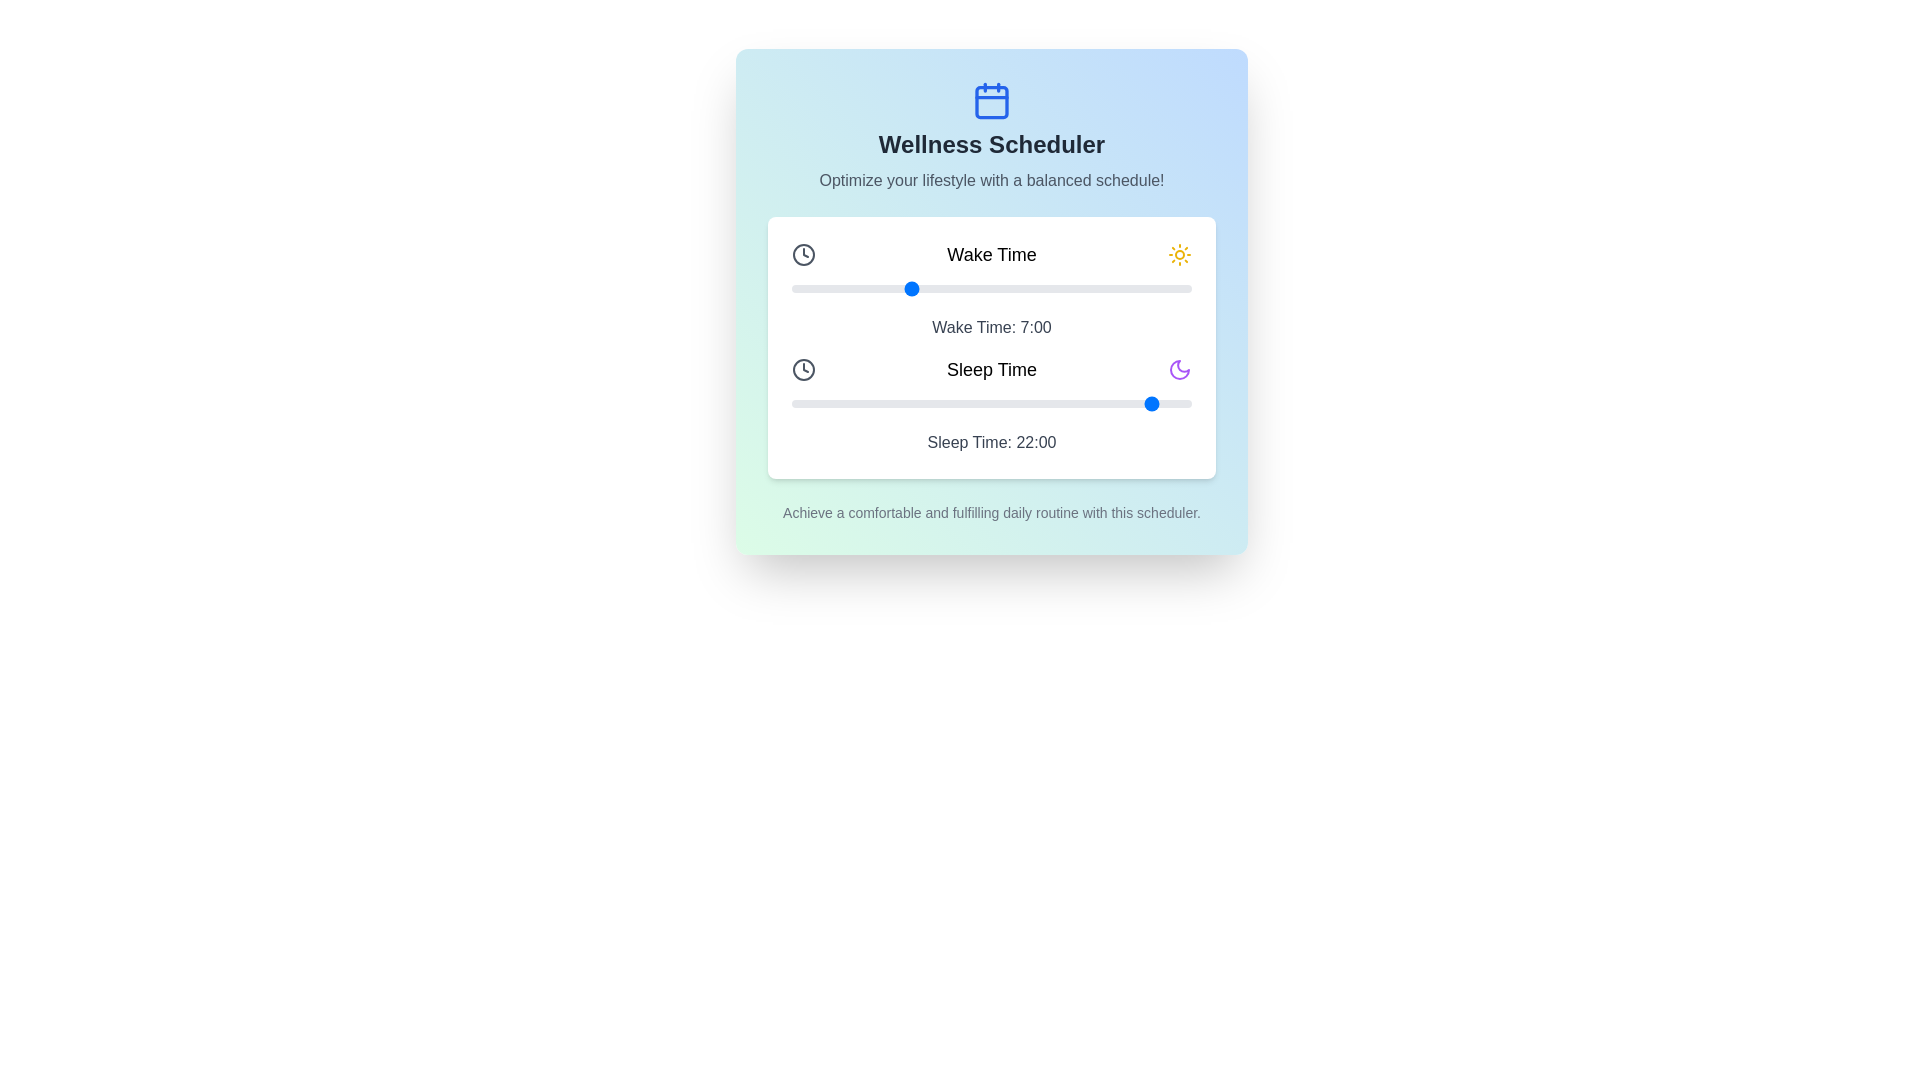  Describe the element at coordinates (975, 289) in the screenshot. I see `the wake time` at that location.